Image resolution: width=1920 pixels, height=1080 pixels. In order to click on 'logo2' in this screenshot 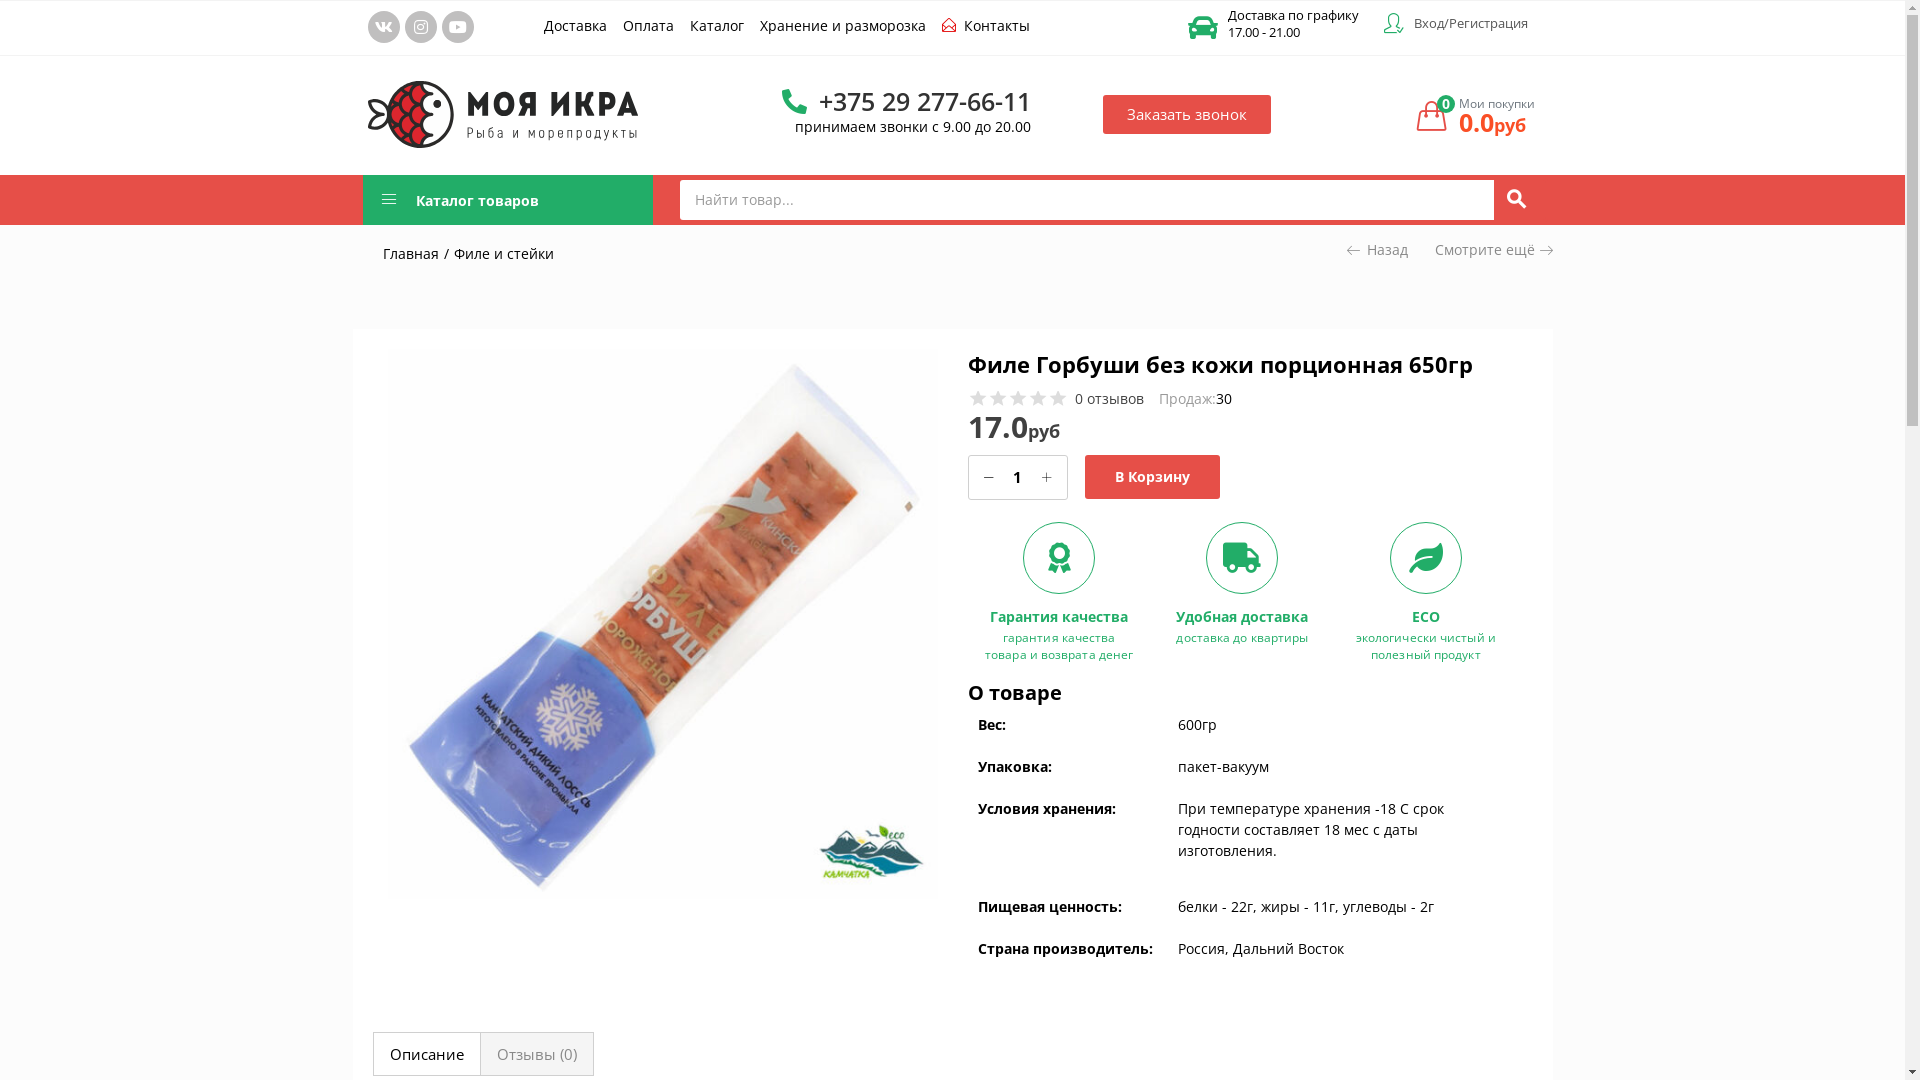, I will do `click(503, 114)`.